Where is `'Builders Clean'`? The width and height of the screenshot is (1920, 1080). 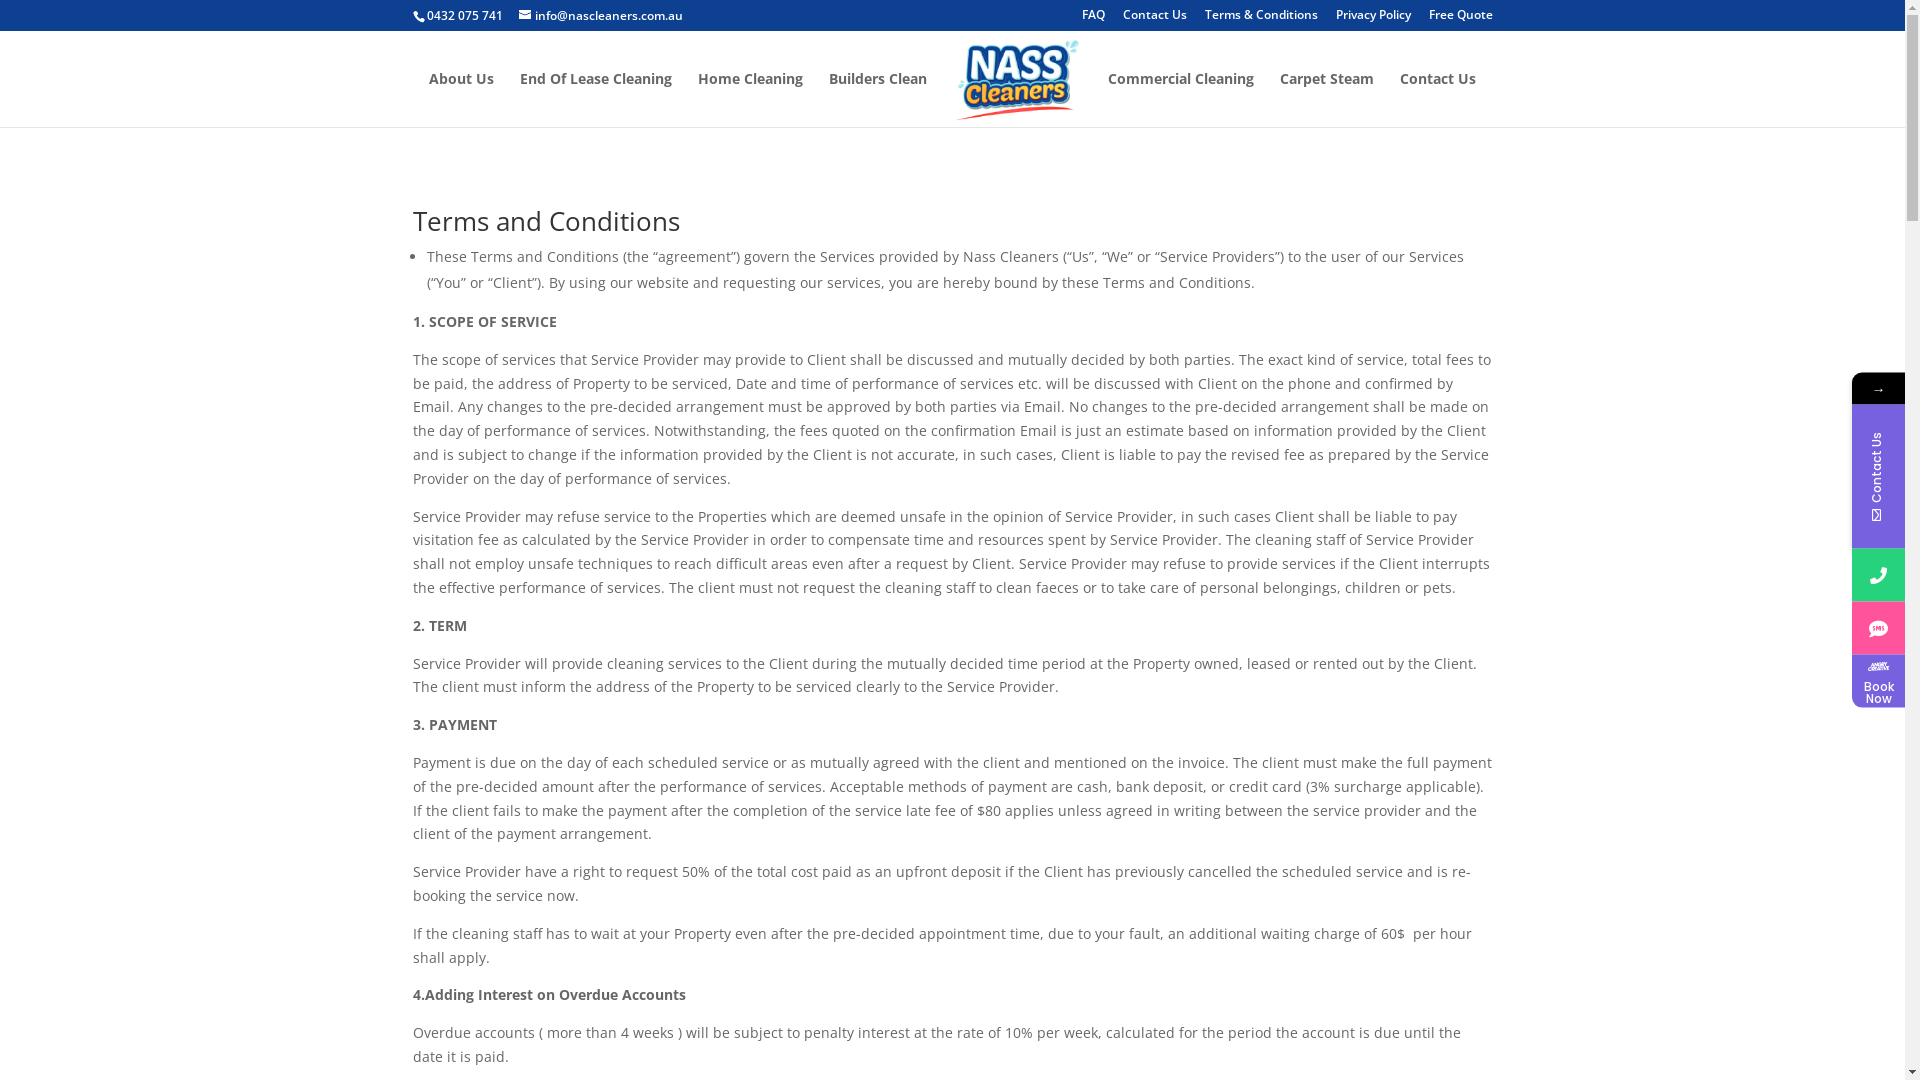
'Builders Clean' is located at coordinates (829, 99).